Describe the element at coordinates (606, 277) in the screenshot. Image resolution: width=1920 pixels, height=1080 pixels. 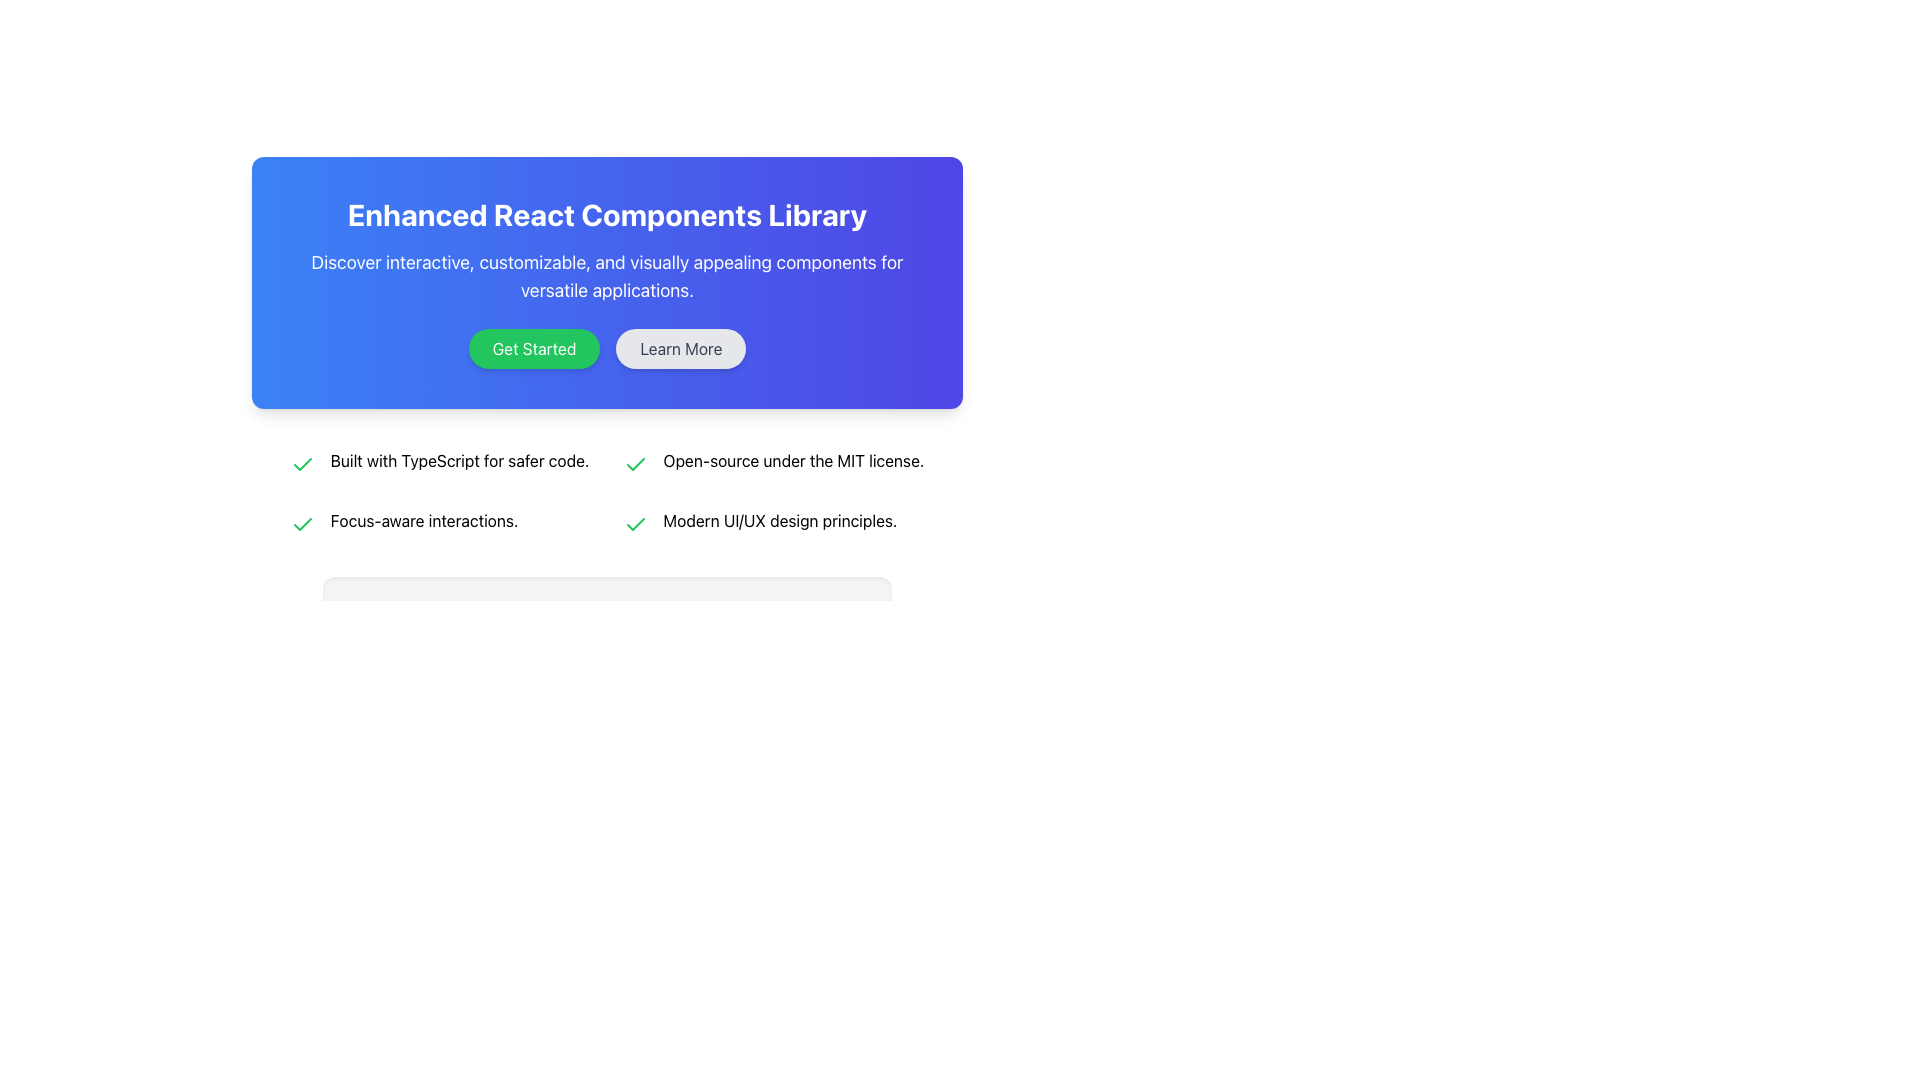
I see `the text label that reads 'Discover interactive, customizable, and visually appealing components for versatile applications.' which is located beneath the title 'Enhanced React Components Library' with a gradient blue to indigo background` at that location.